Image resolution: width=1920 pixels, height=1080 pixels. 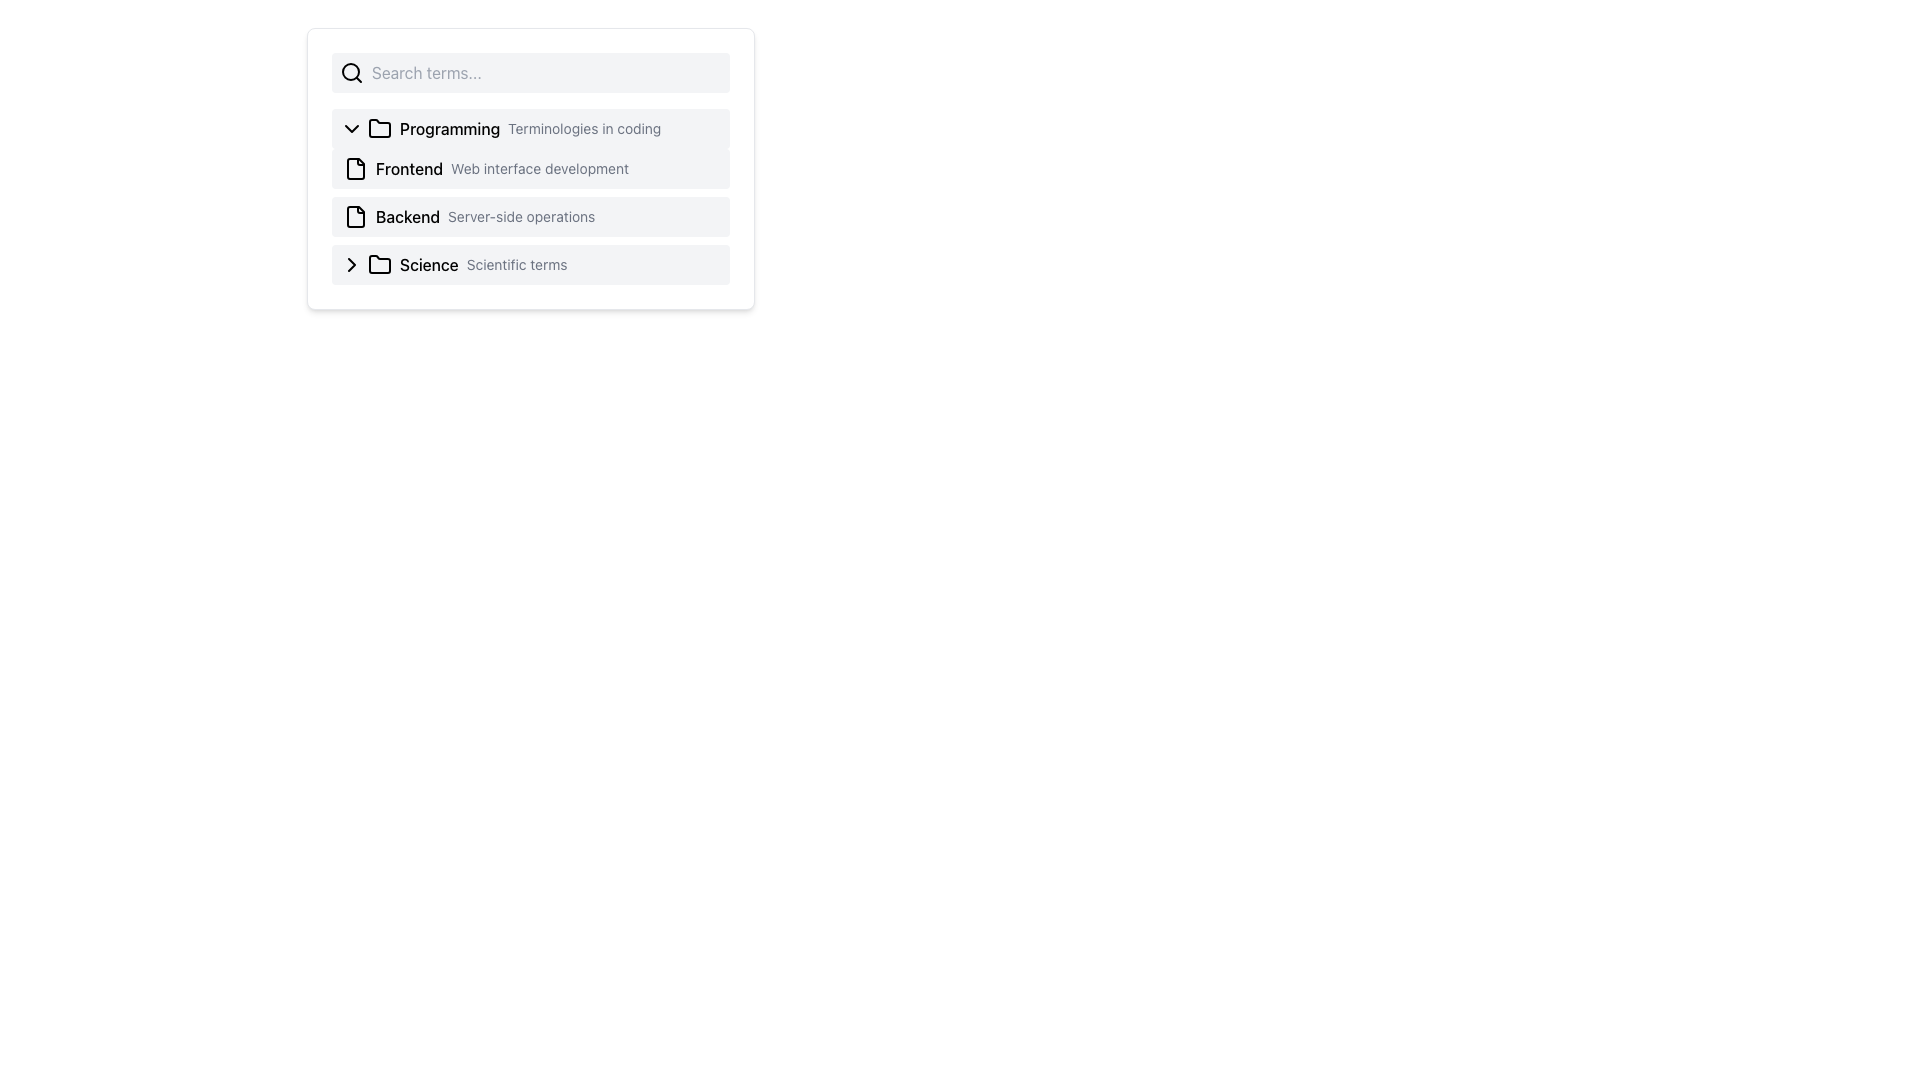 What do you see at coordinates (351, 264) in the screenshot?
I see `the arrow icon located at the far right side of the fourth item in the vertical list of categories` at bounding box center [351, 264].